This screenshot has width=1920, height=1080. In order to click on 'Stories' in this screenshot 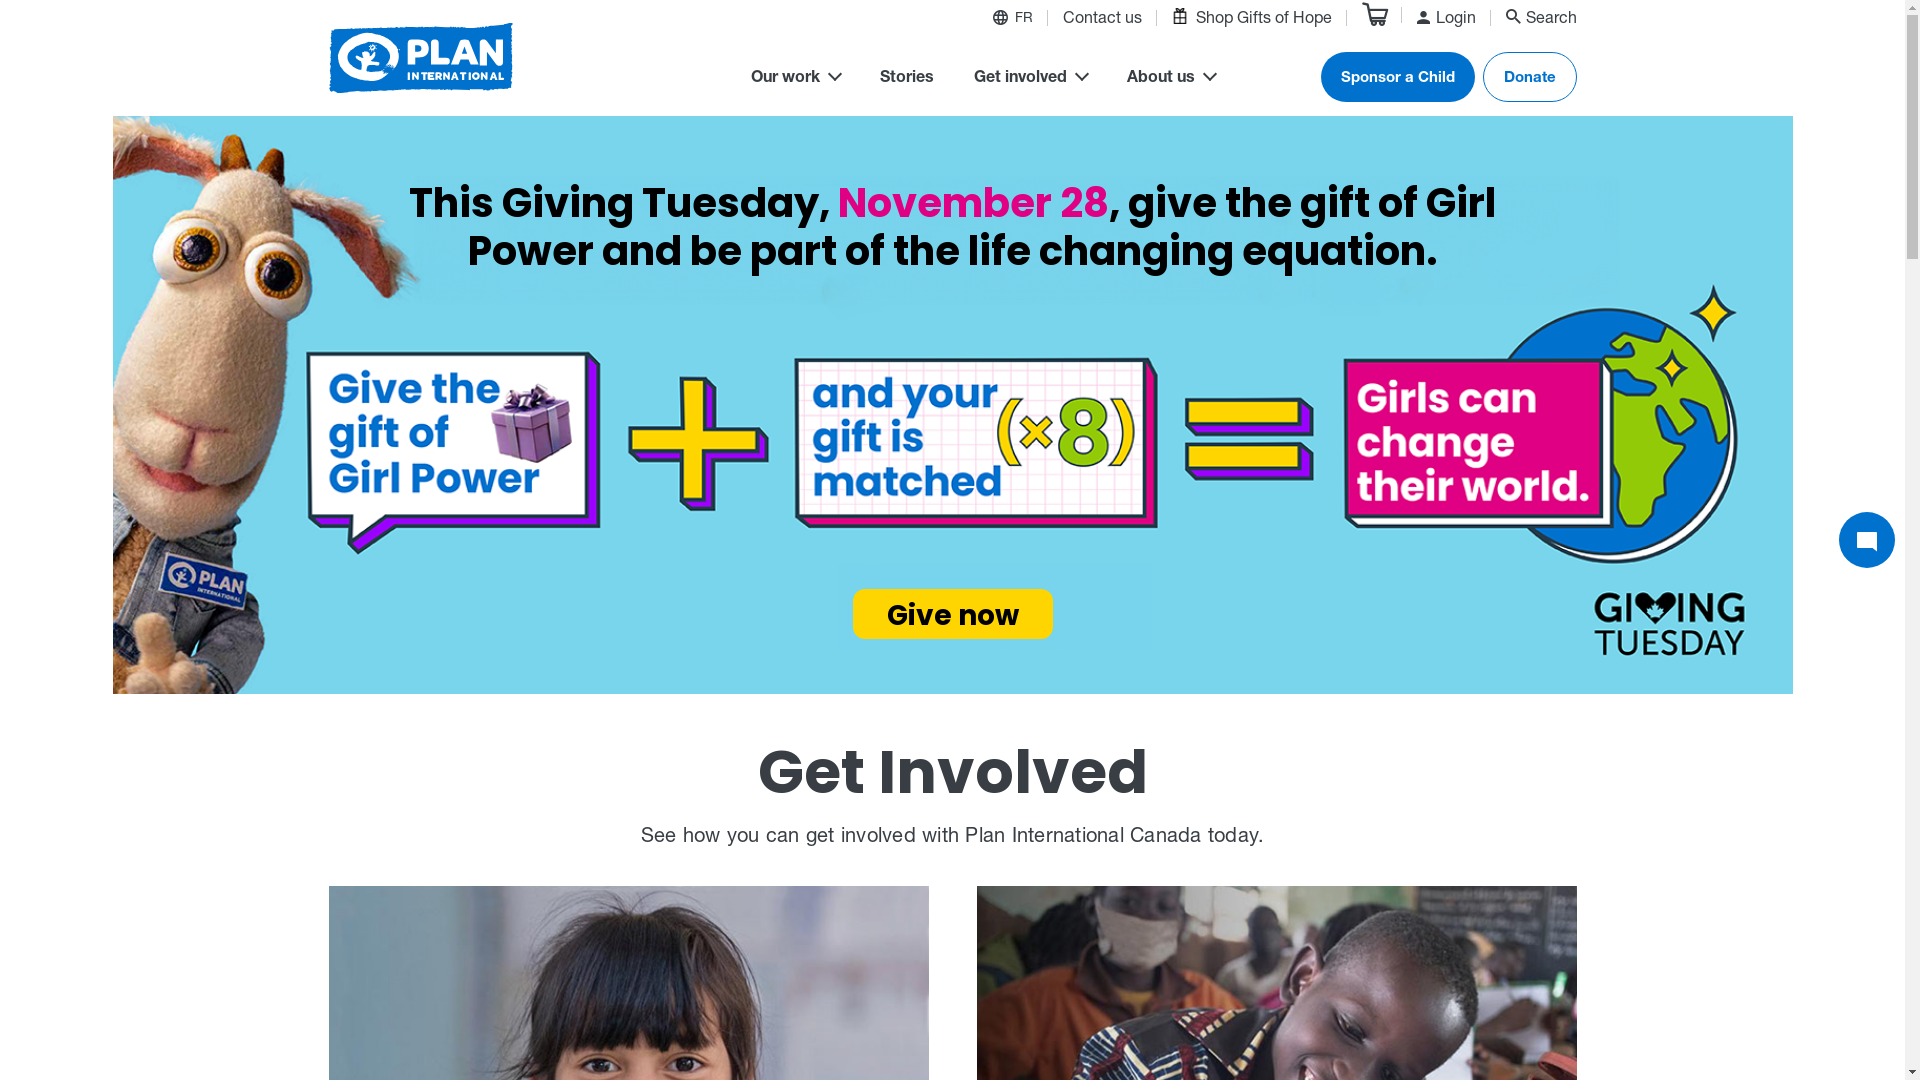, I will do `click(906, 79)`.